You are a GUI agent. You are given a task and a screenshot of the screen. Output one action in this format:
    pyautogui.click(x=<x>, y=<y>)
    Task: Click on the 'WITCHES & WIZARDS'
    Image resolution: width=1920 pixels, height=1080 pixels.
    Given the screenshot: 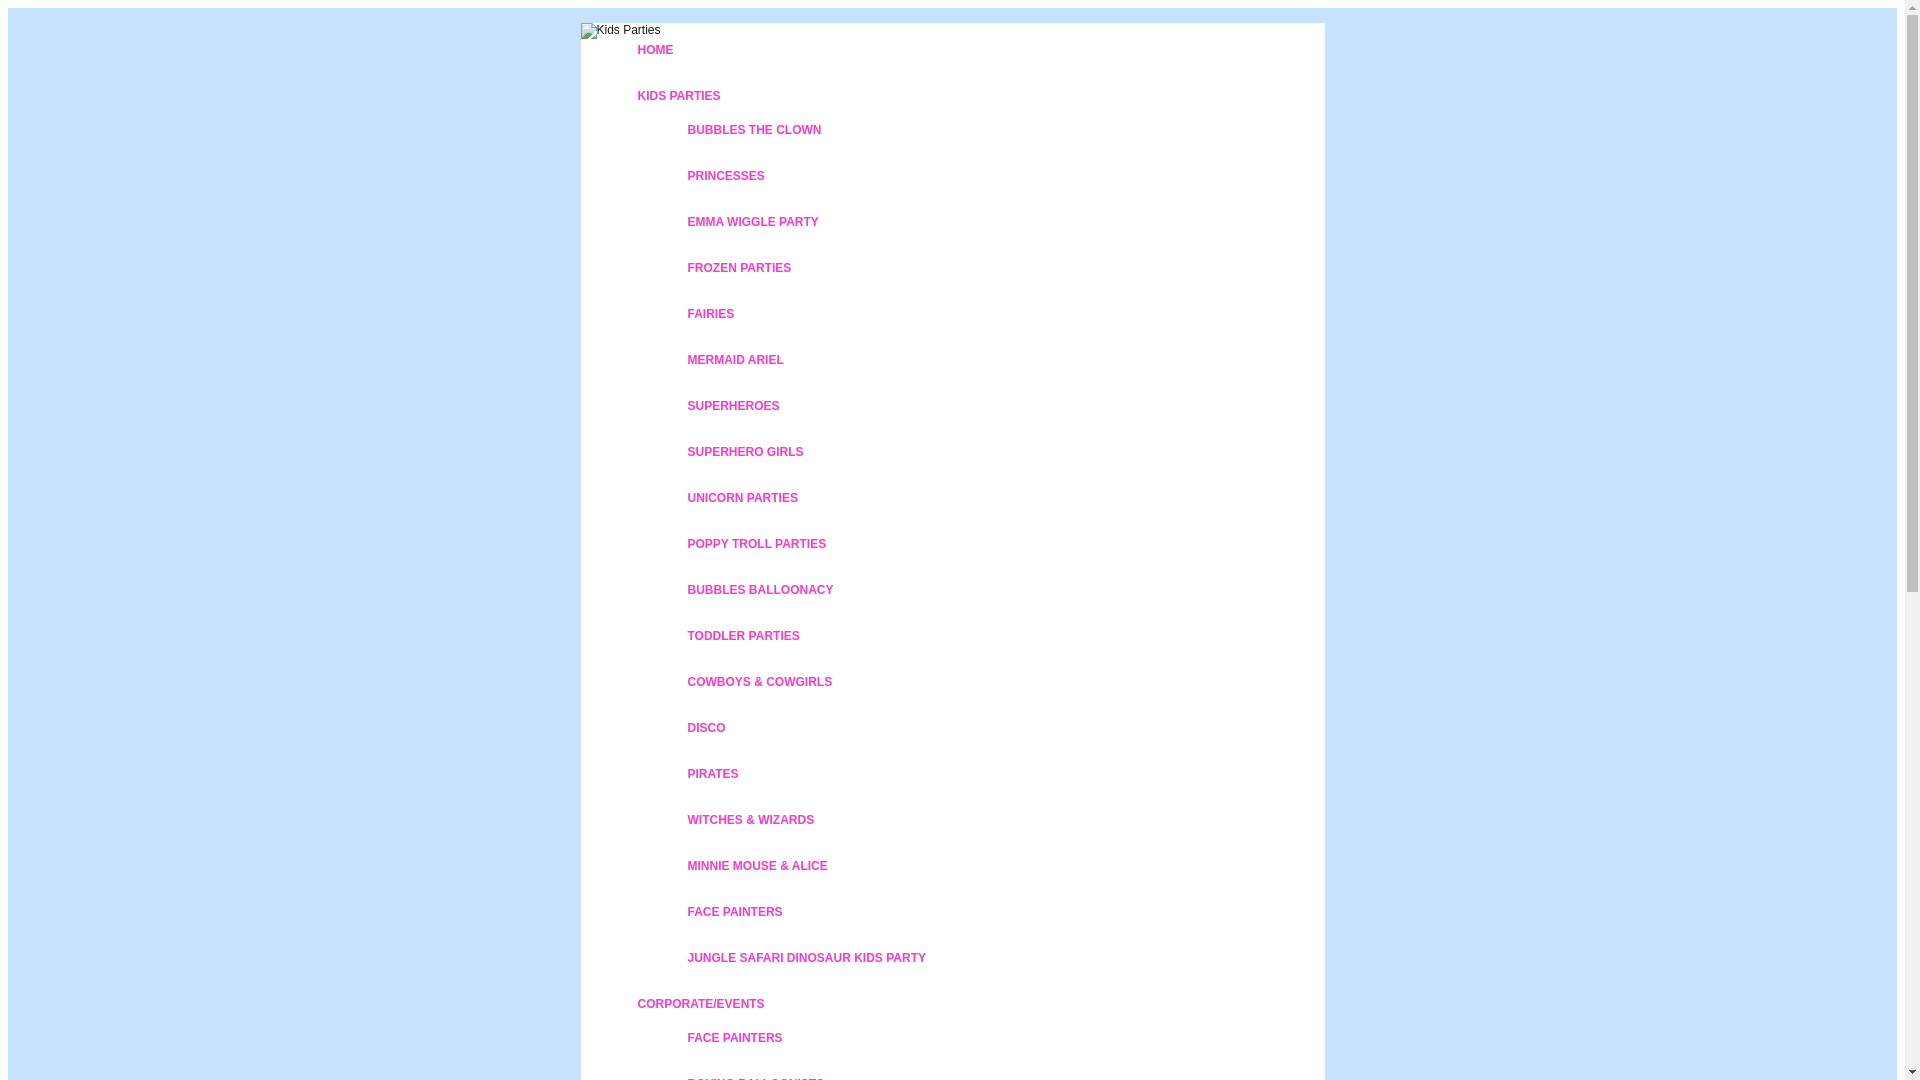 What is the action you would take?
    pyautogui.click(x=749, y=820)
    